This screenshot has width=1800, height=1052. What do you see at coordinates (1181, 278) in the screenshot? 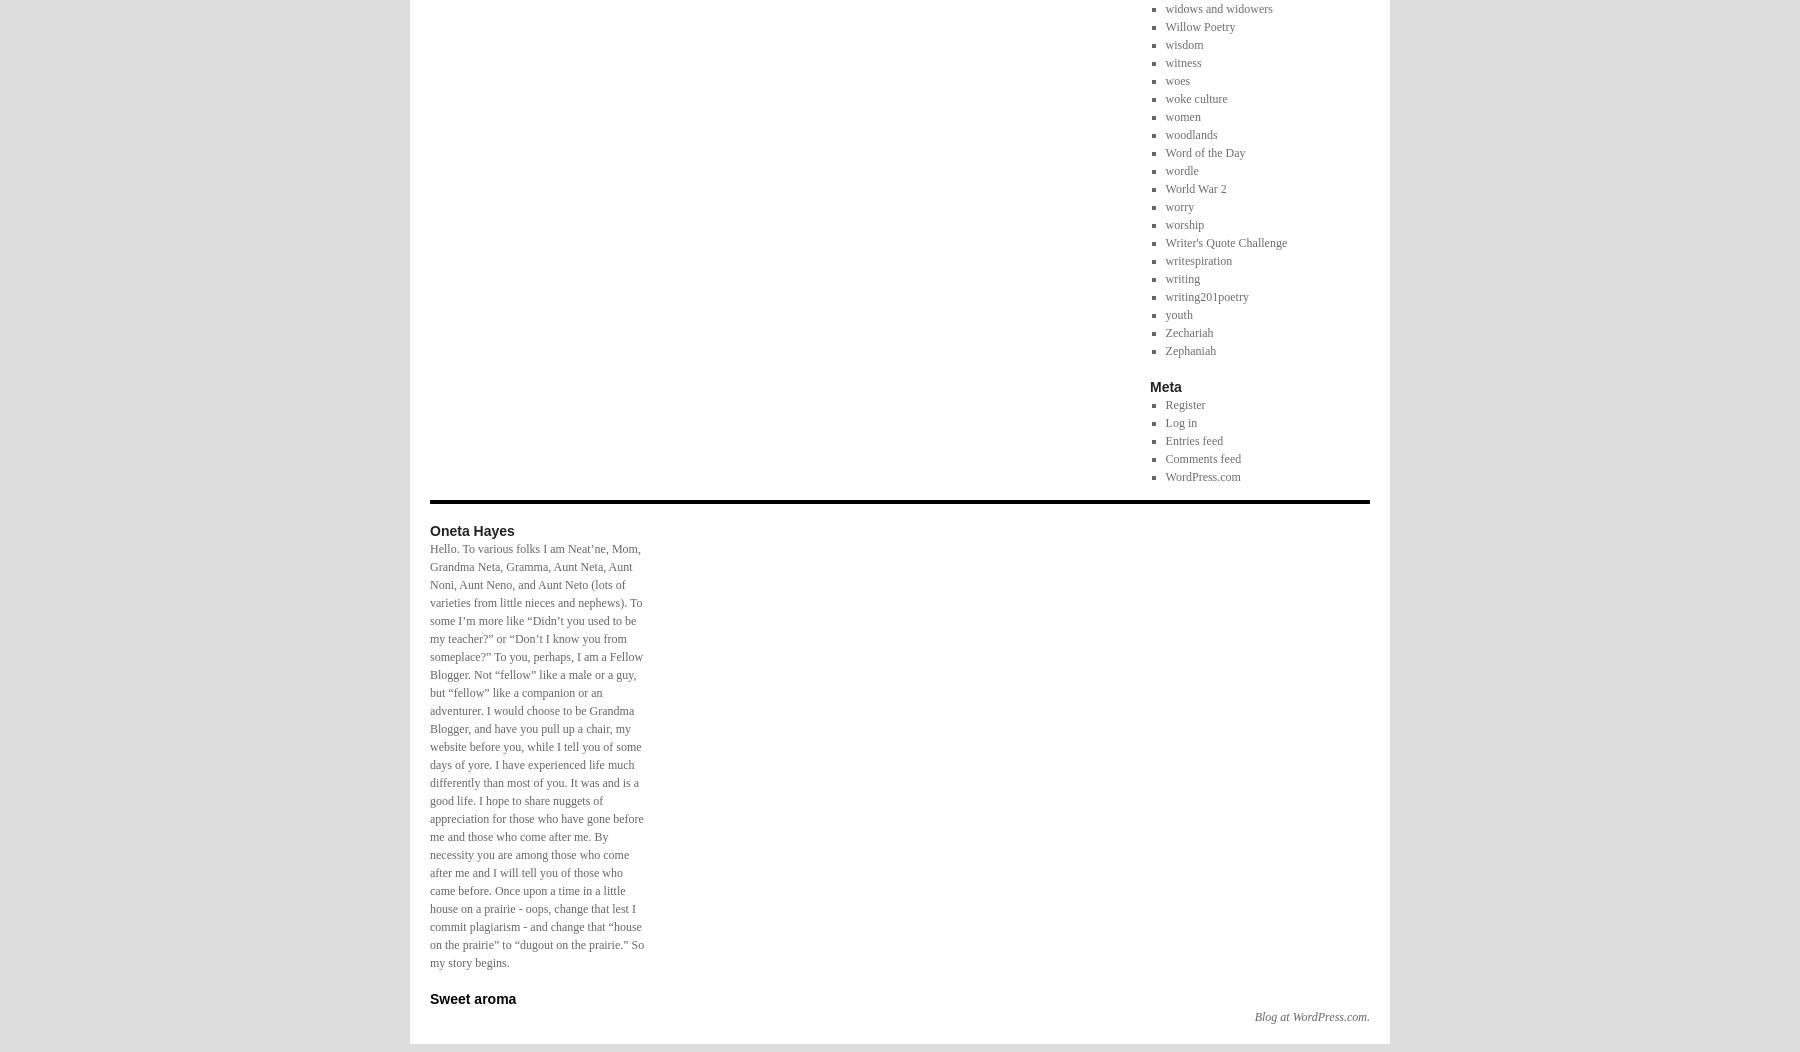
I see `'writing'` at bounding box center [1181, 278].